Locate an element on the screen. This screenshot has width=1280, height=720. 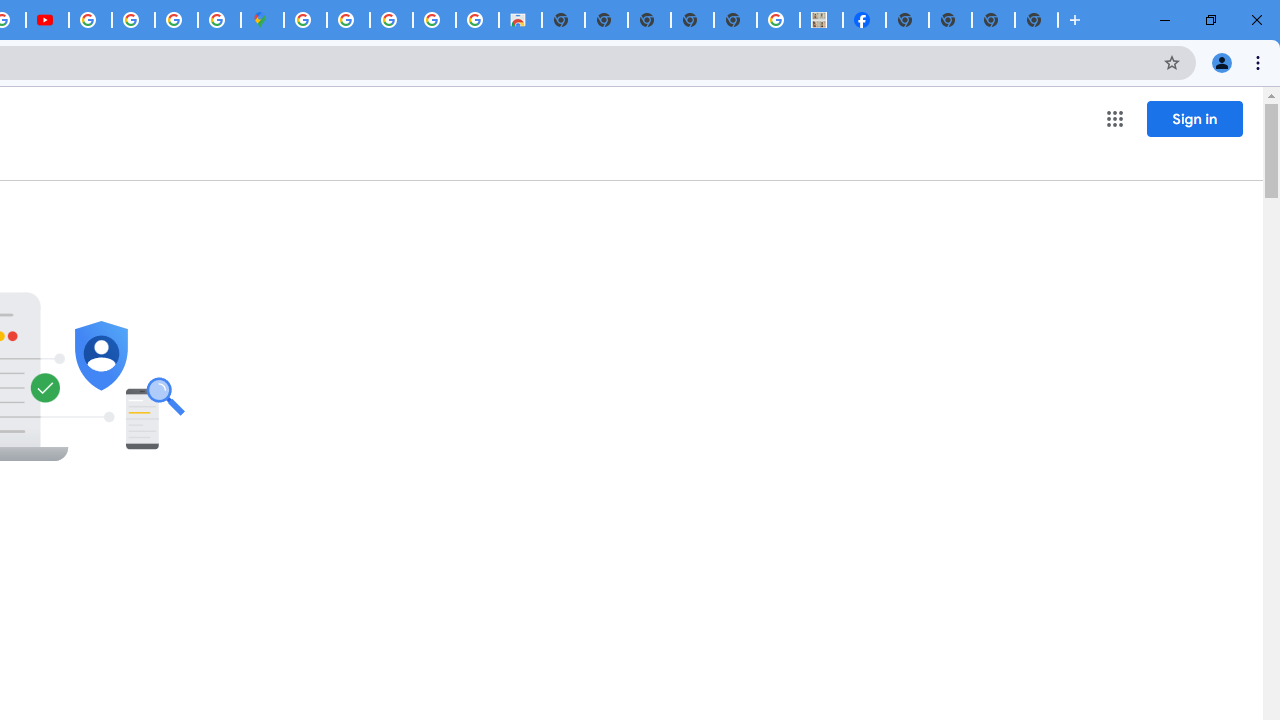
'Google Maps' is located at coordinates (261, 20).